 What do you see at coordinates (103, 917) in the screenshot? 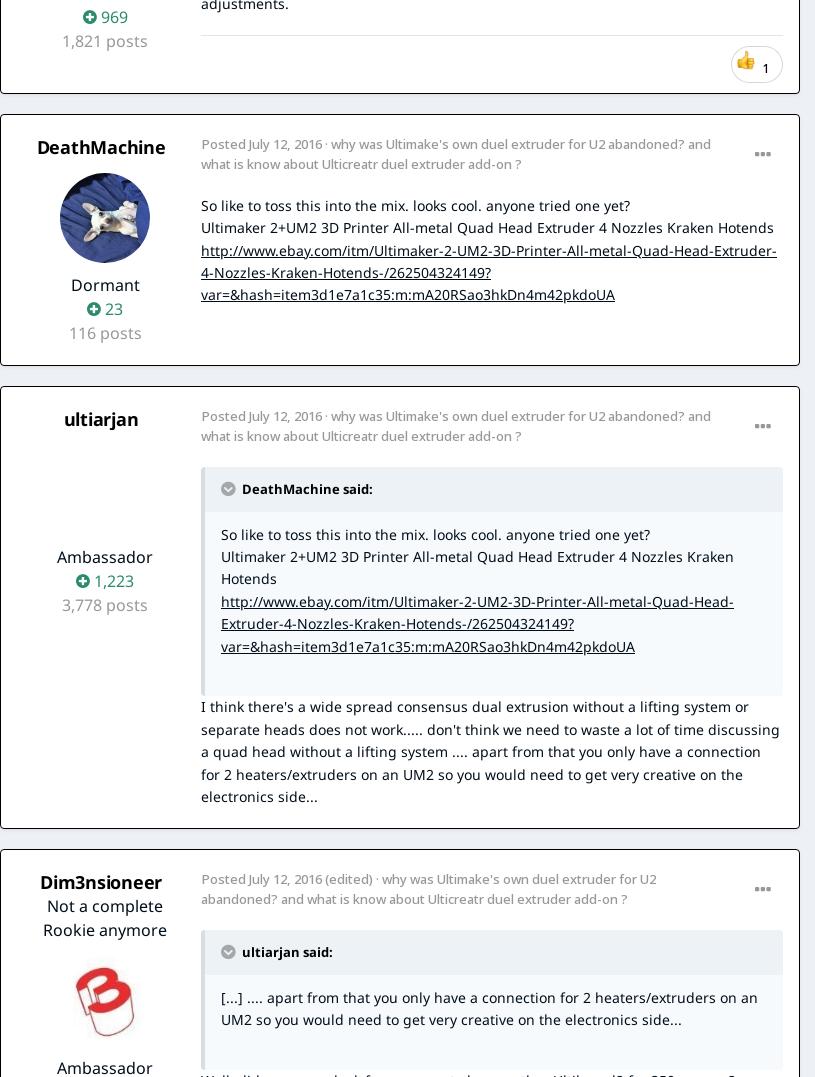
I see `'Not a complete Rookie anymore'` at bounding box center [103, 917].